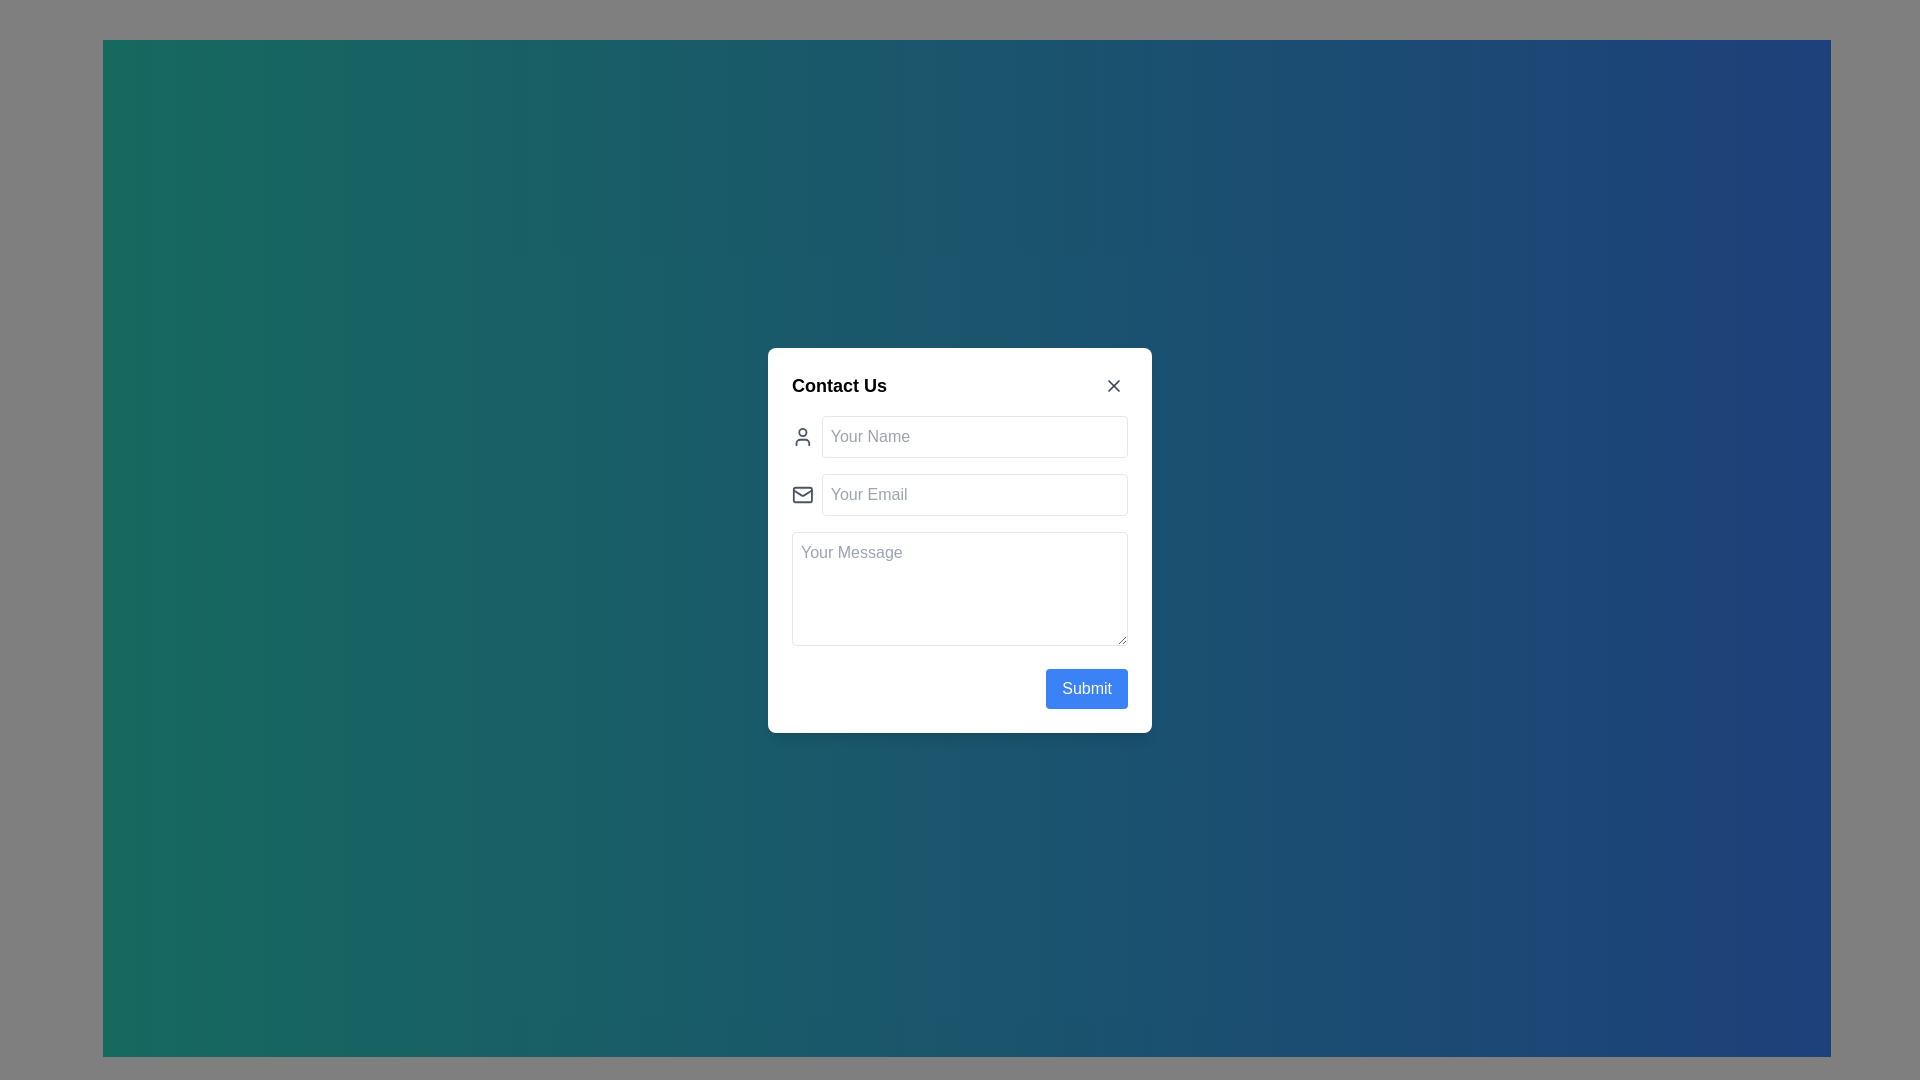  I want to click on the email icon located in the second row under the 'Contact Us' title, aligned left of the 'Your Email' input box, so click(802, 494).